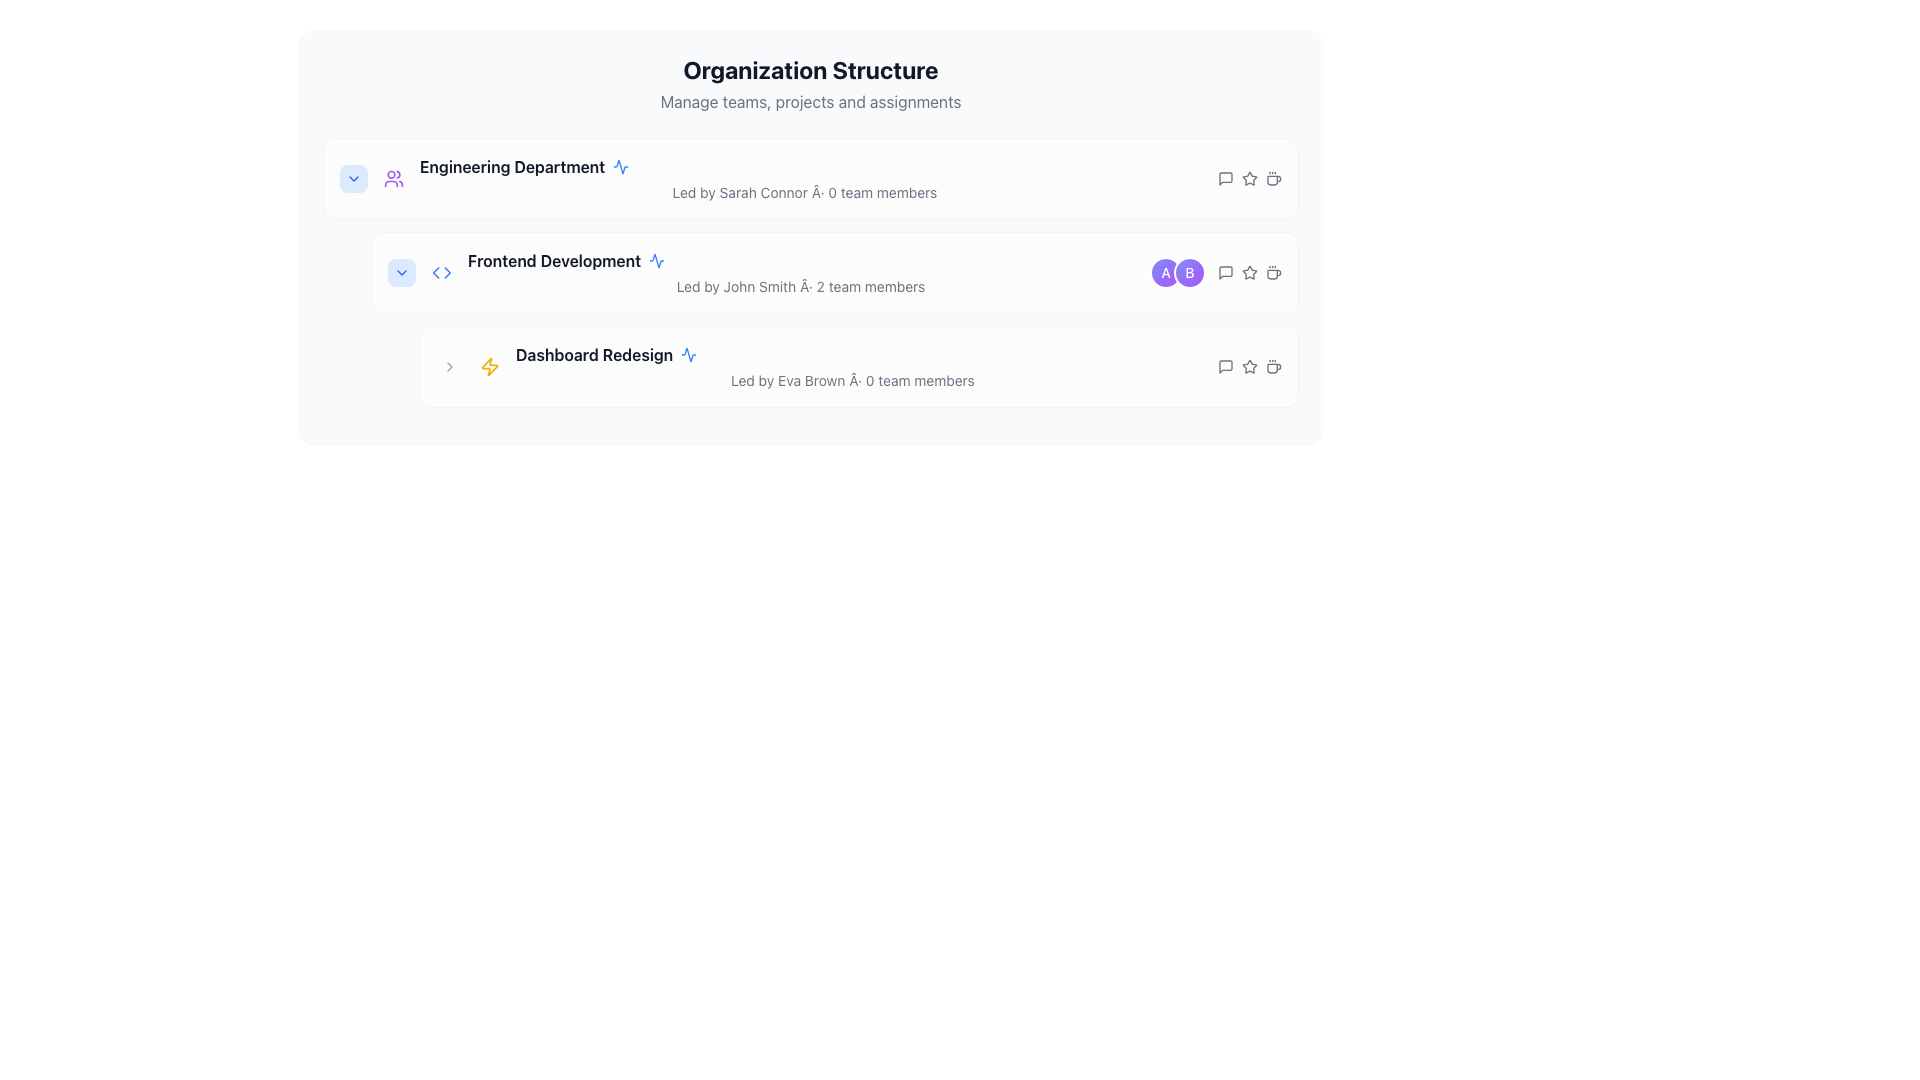 The image size is (1920, 1080). Describe the element at coordinates (811, 177) in the screenshot. I see `information card summarizing the 'Engineering Department,' which is the first item in the vertical list of organizational units on the main interface` at that location.